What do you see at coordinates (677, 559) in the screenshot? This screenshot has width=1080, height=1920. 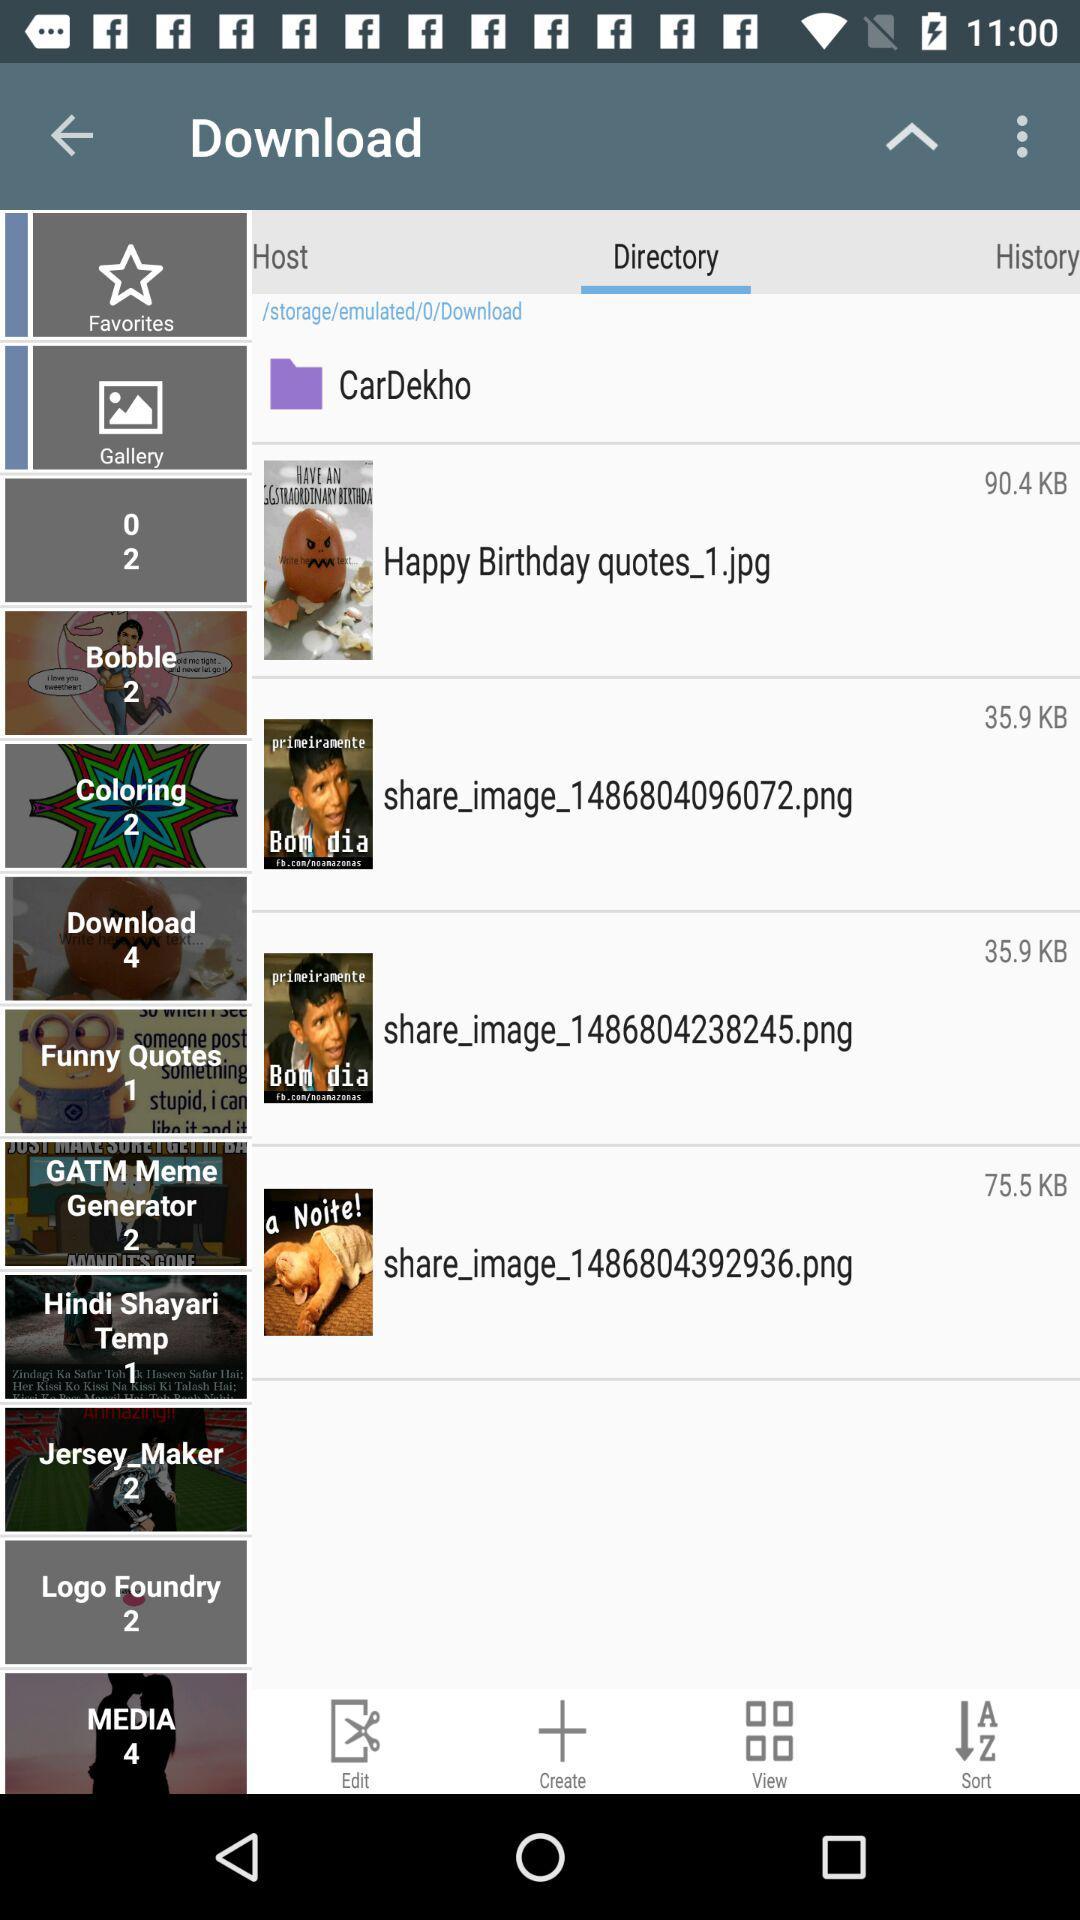 I see `the happy birthday quotes_1 item` at bounding box center [677, 559].